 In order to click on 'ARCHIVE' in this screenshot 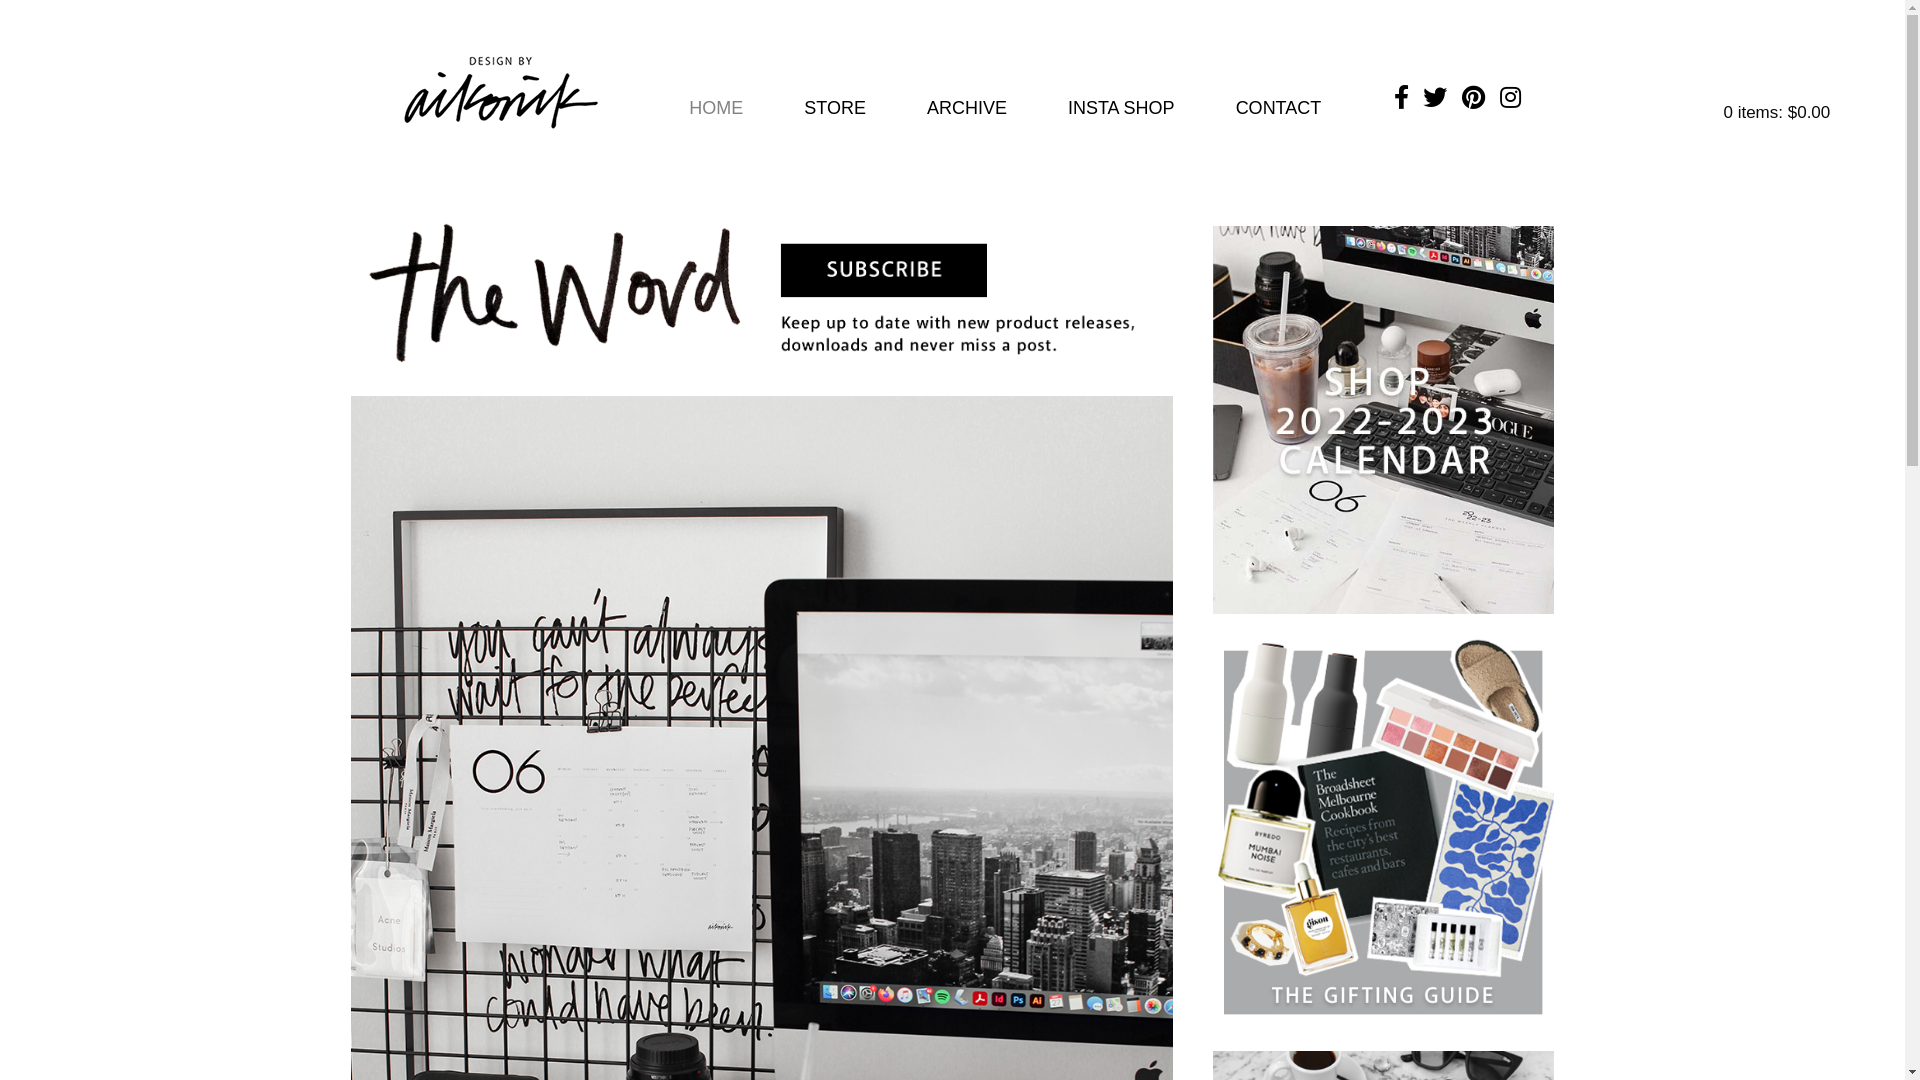, I will do `click(966, 108)`.